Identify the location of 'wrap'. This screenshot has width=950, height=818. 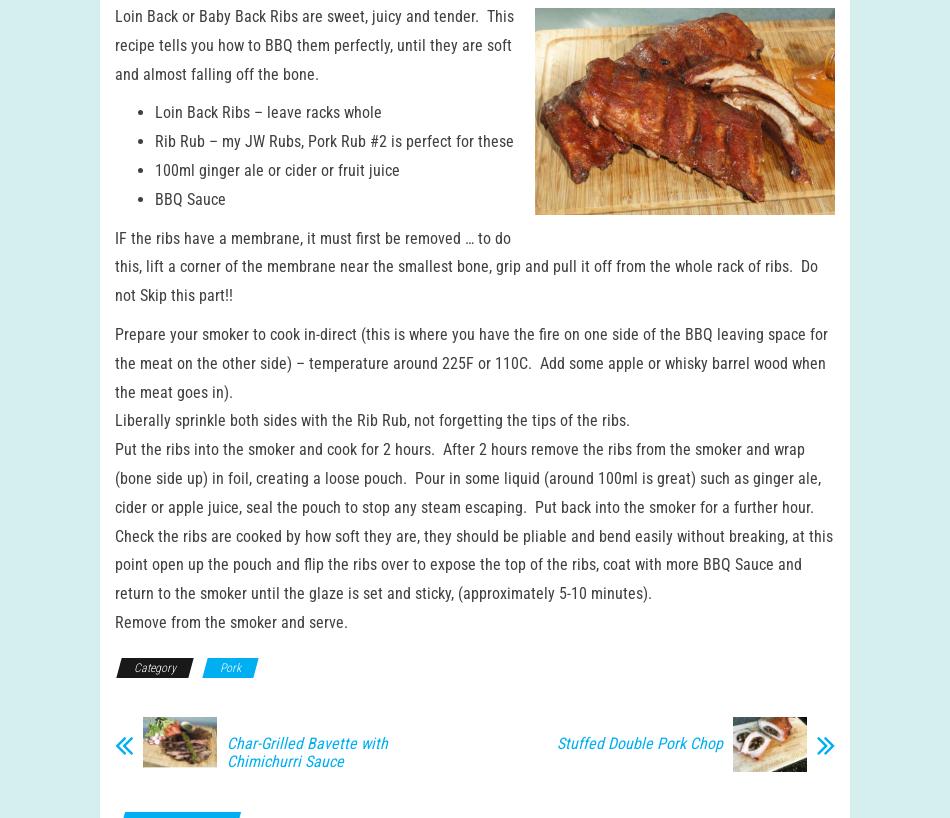
(788, 467).